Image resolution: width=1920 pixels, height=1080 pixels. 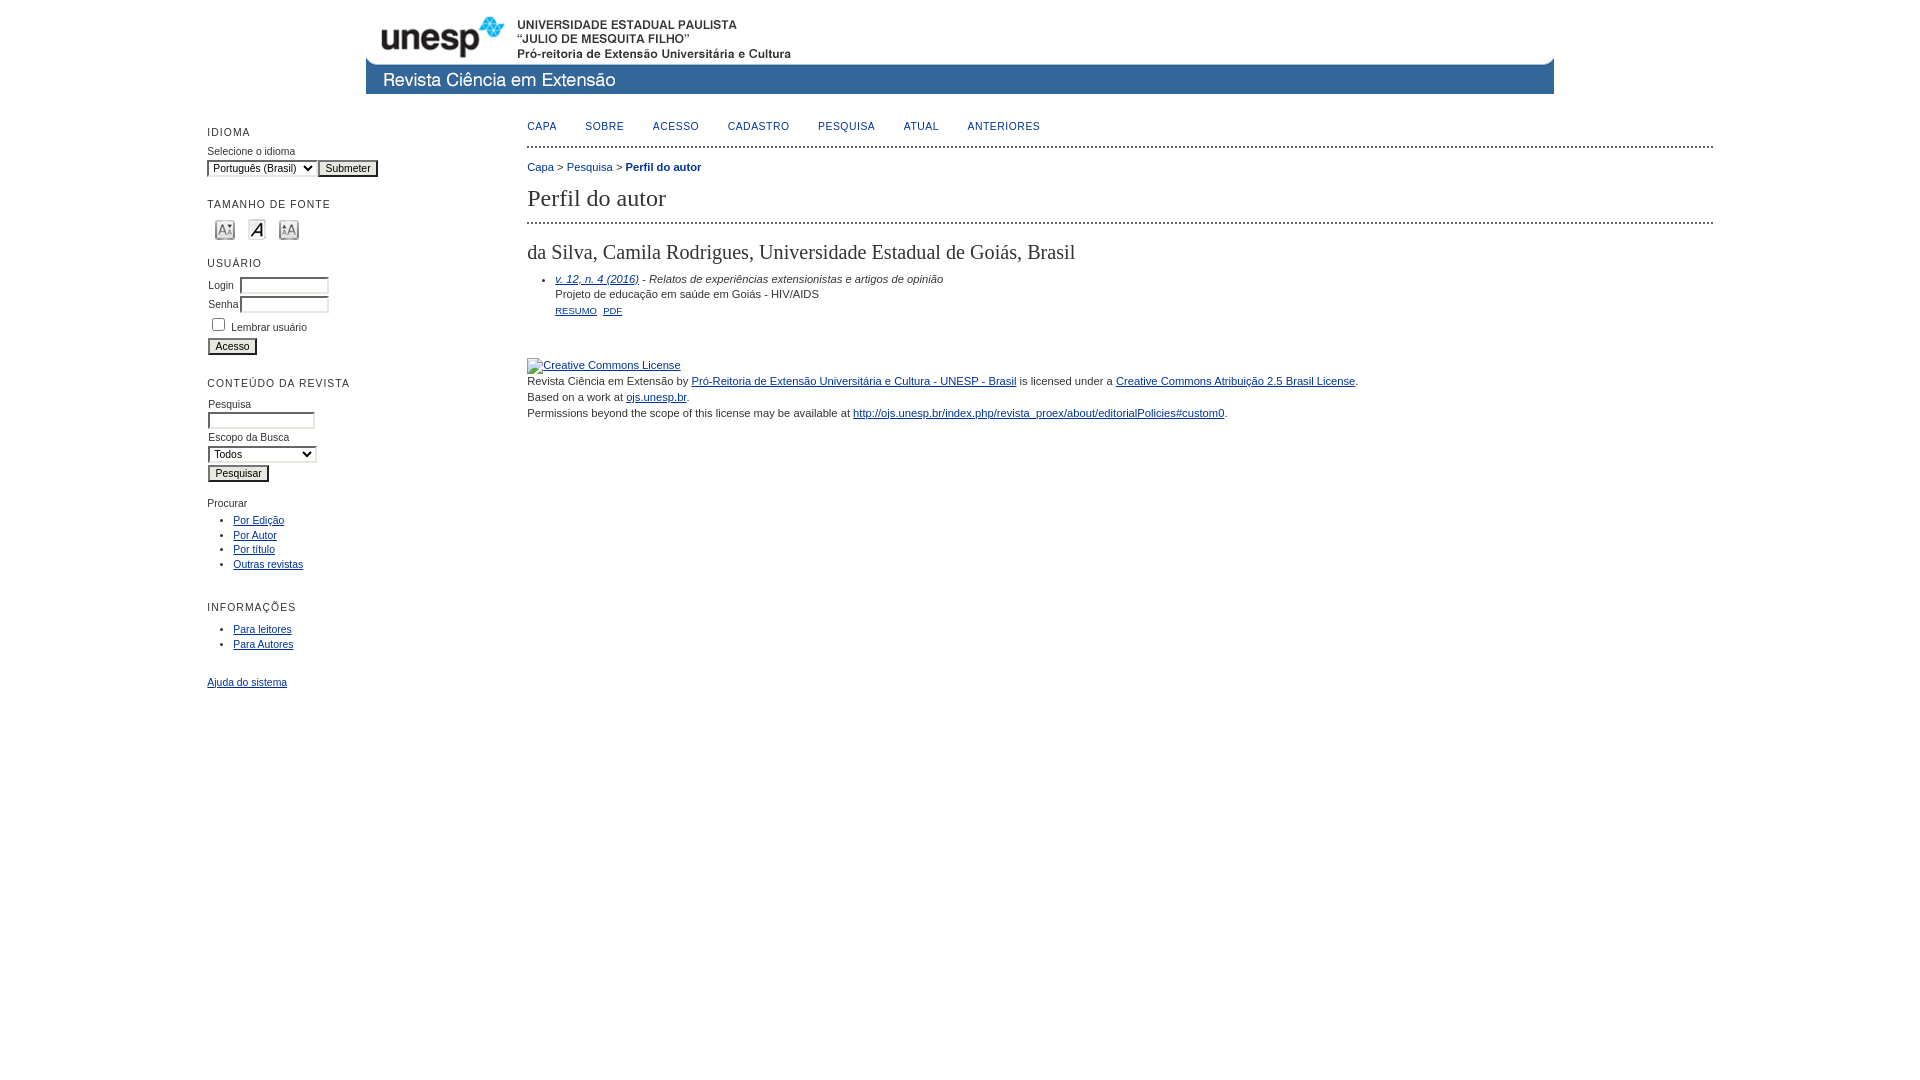 What do you see at coordinates (727, 126) in the screenshot?
I see `'CADASTRO'` at bounding box center [727, 126].